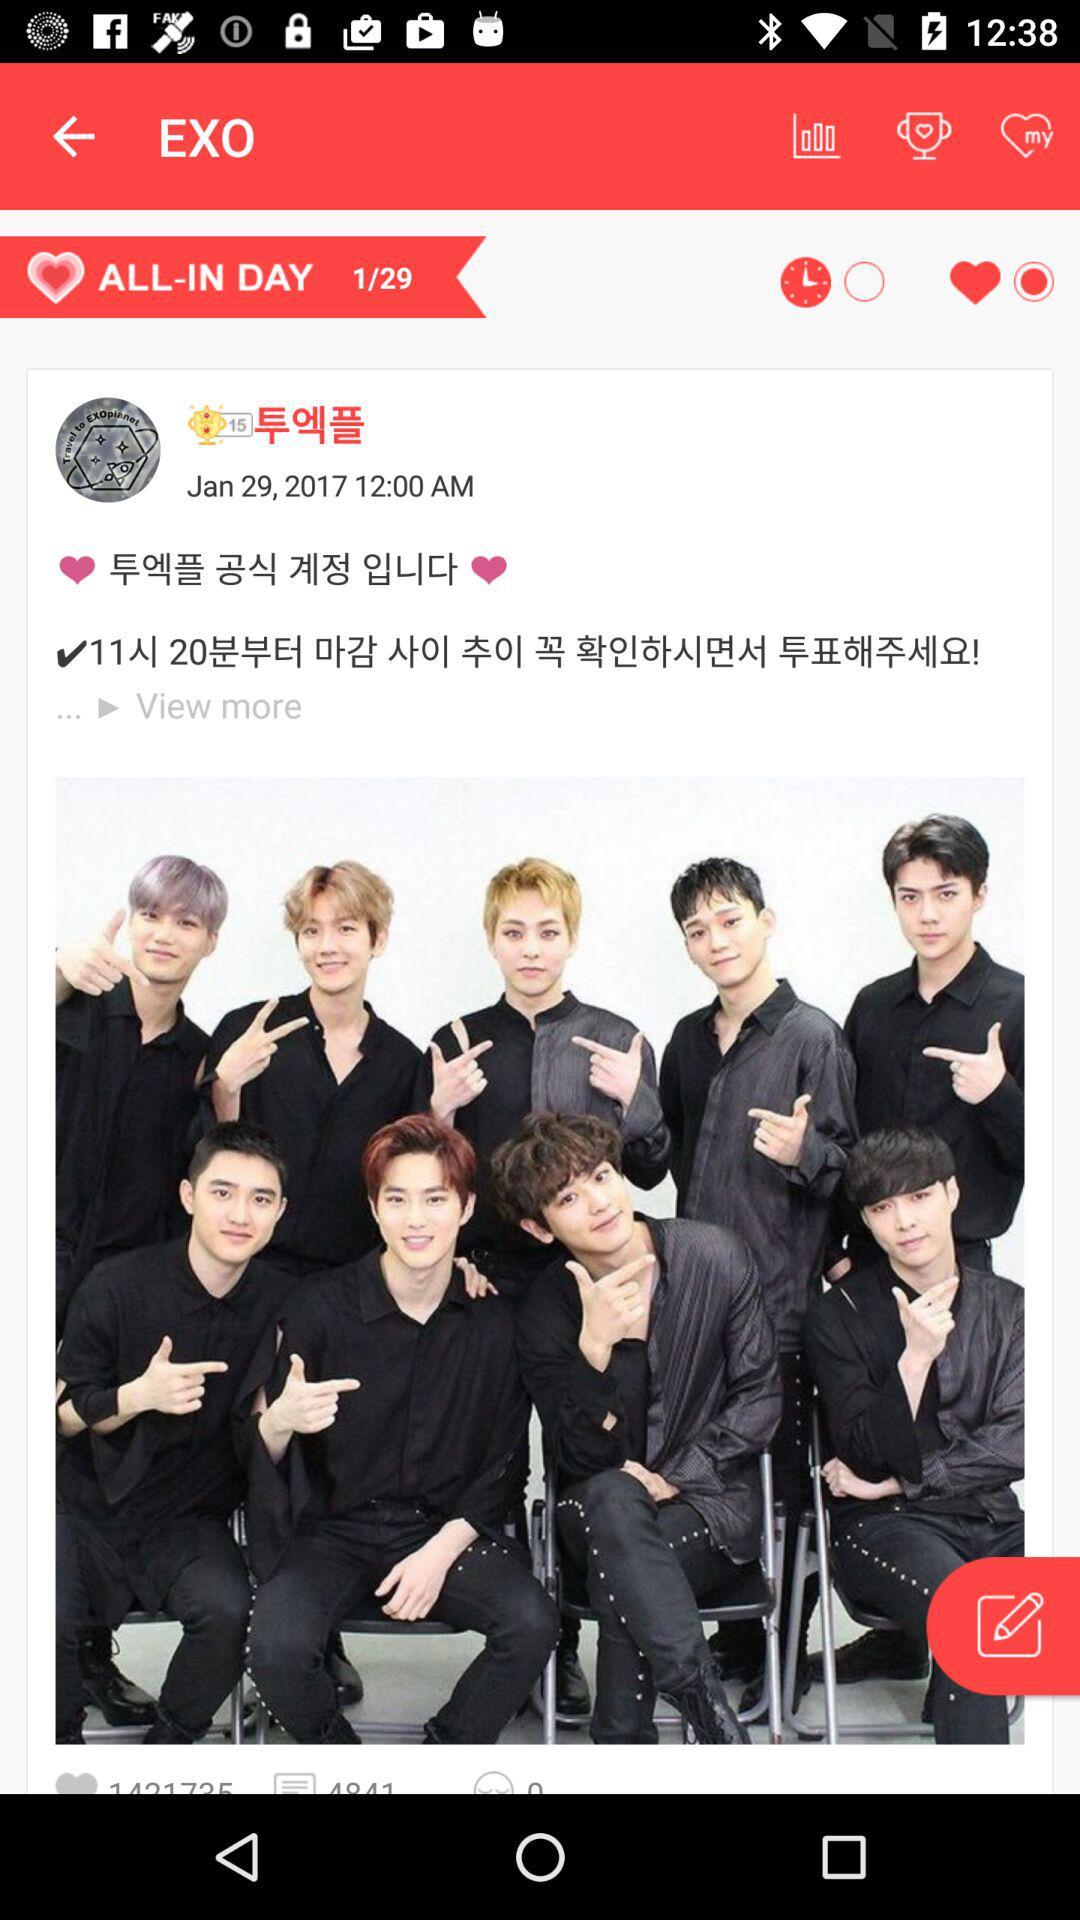  I want to click on post, so click(1001, 1629).